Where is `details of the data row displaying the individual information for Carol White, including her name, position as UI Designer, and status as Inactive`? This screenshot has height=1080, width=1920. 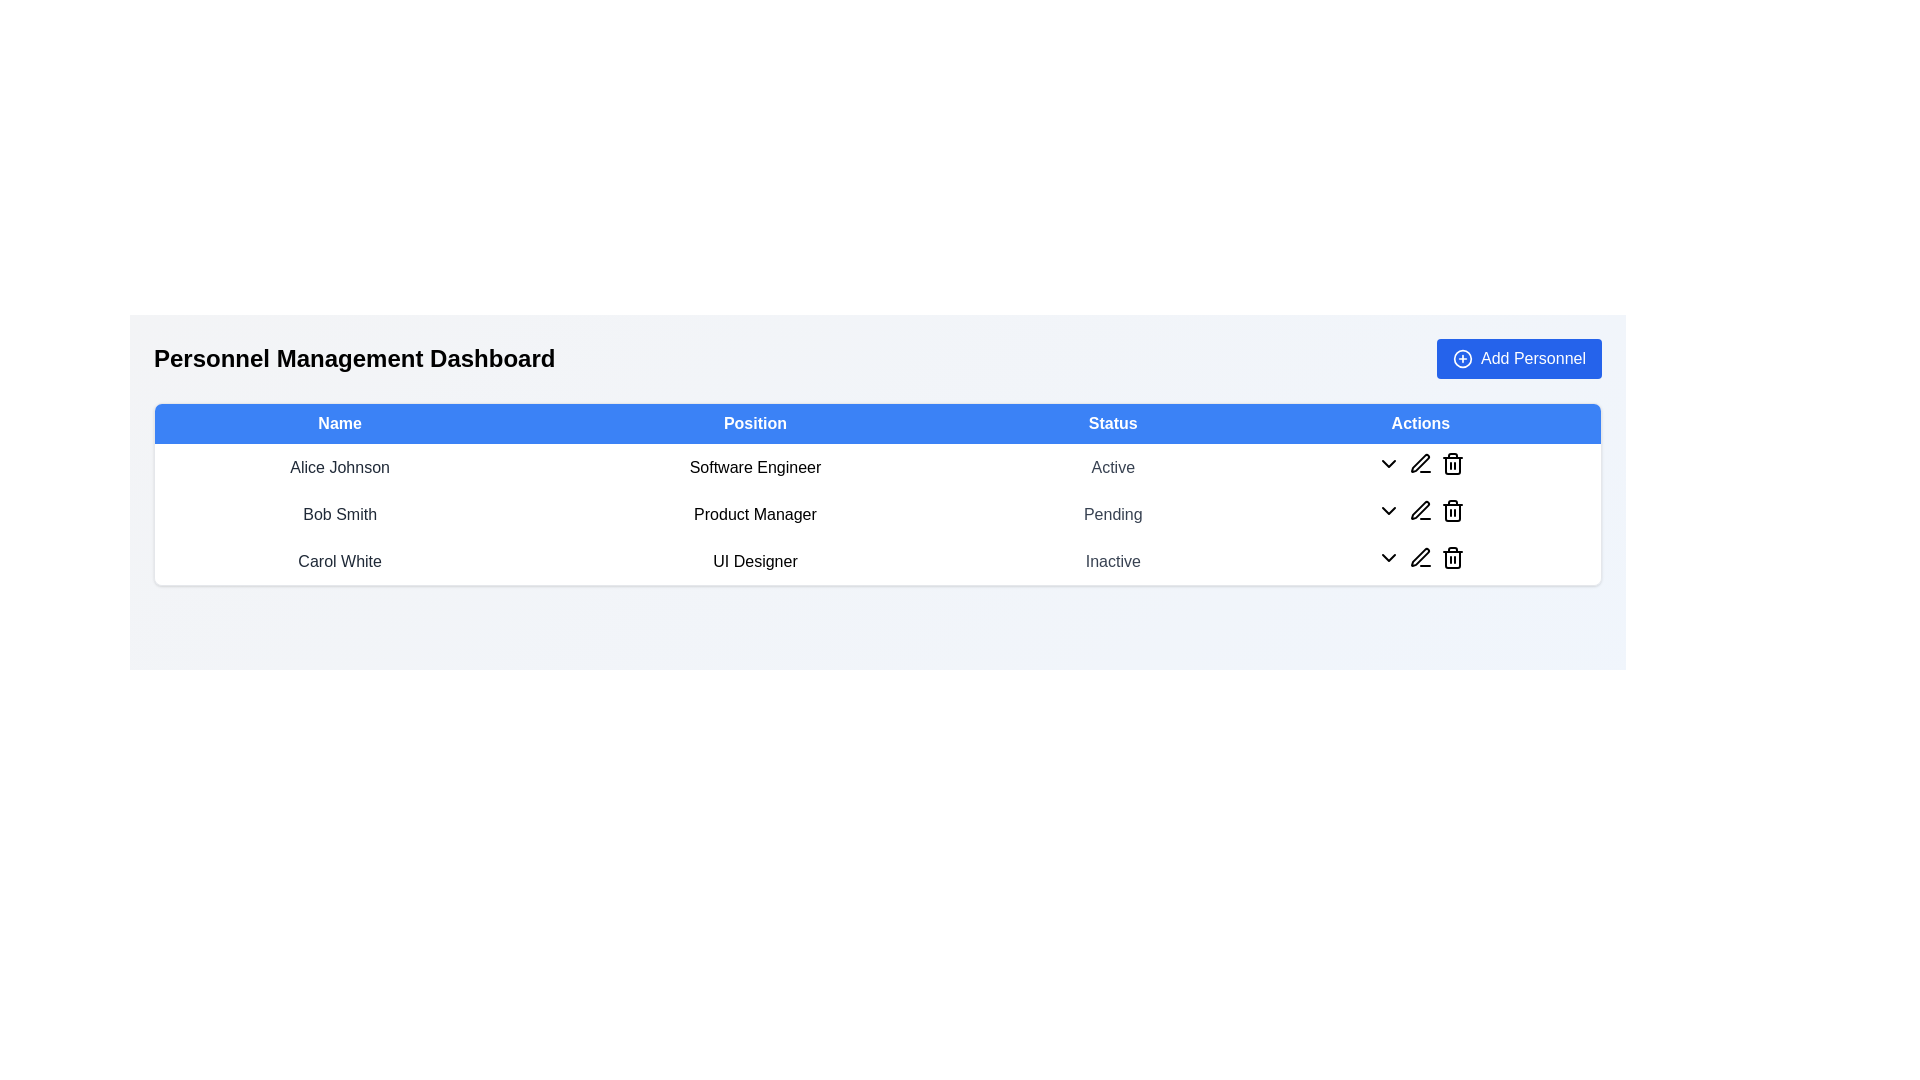 details of the data row displaying the individual information for Carol White, including her name, position as UI Designer, and status as Inactive is located at coordinates (878, 561).